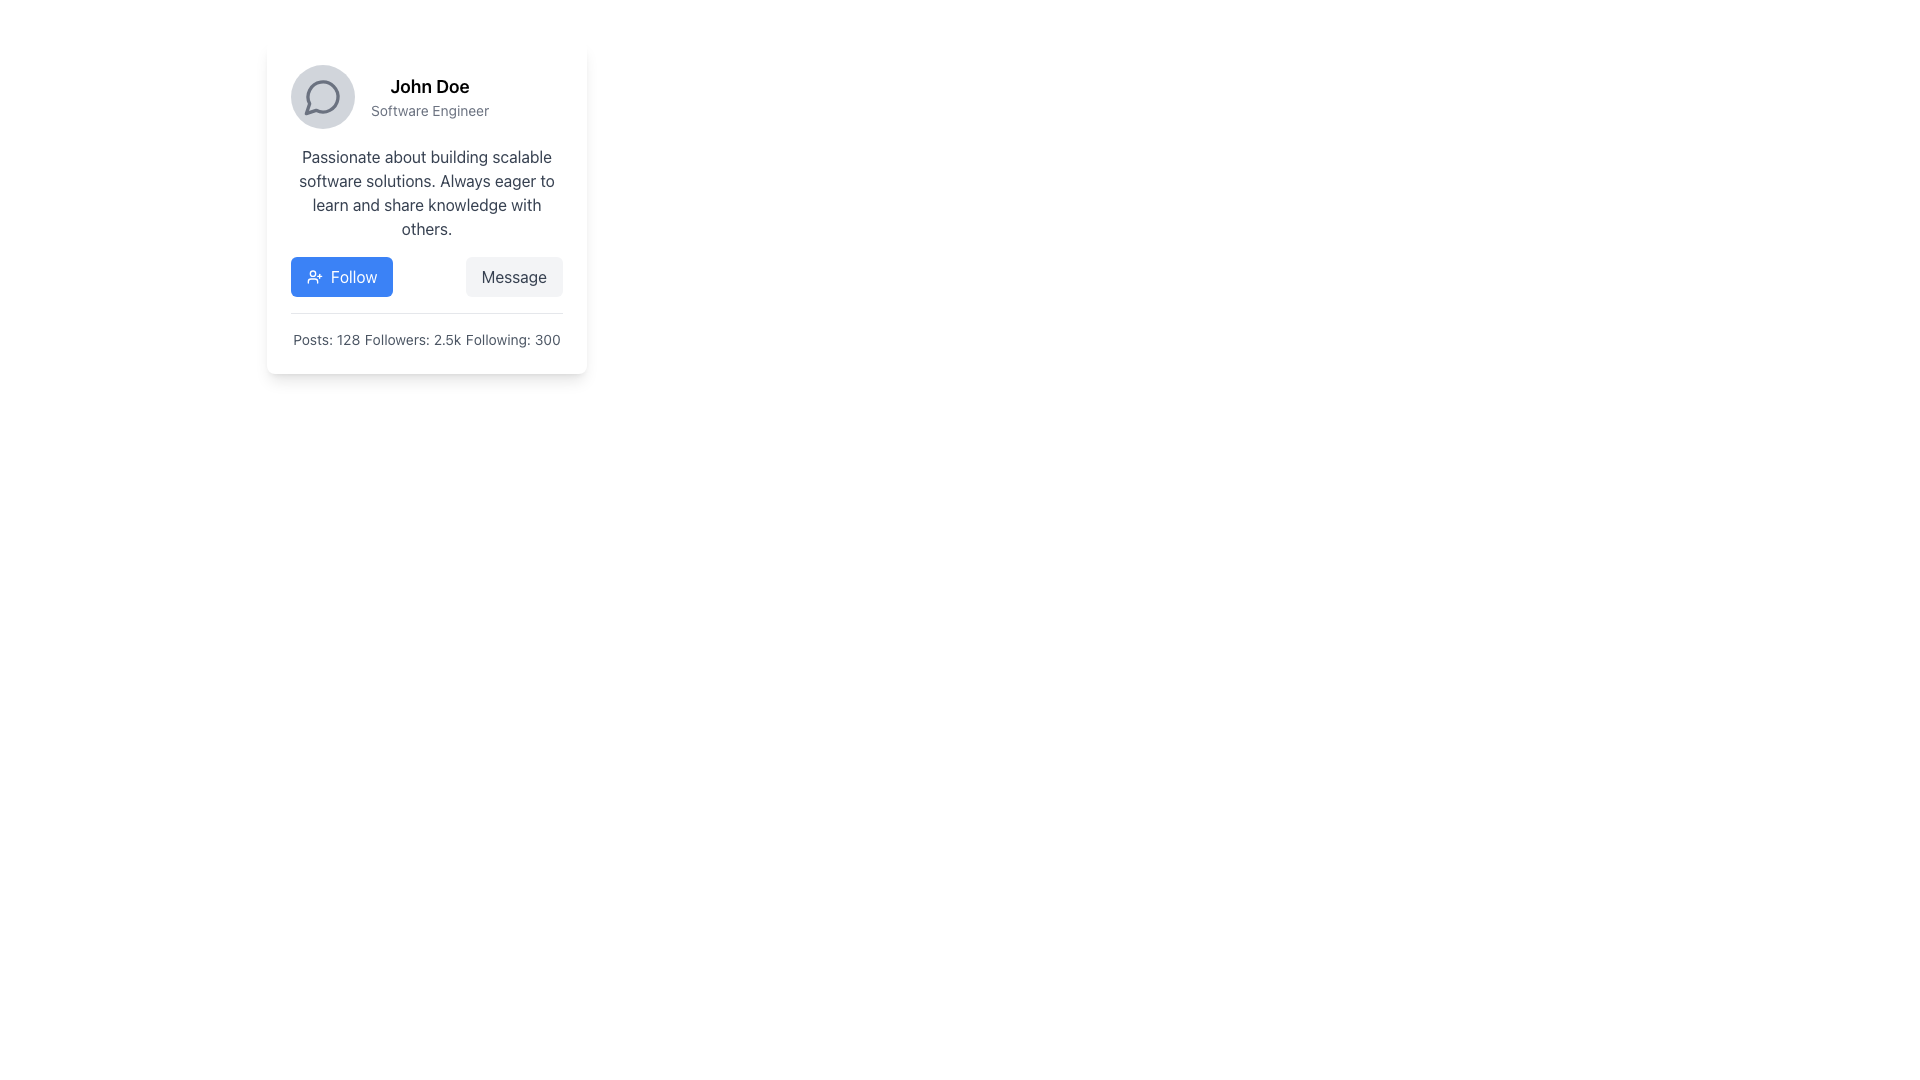 This screenshot has width=1920, height=1080. What do you see at coordinates (429, 86) in the screenshot?
I see `the user's name text element located at the top of the user profile card, adjacent to the circular avatar image` at bounding box center [429, 86].